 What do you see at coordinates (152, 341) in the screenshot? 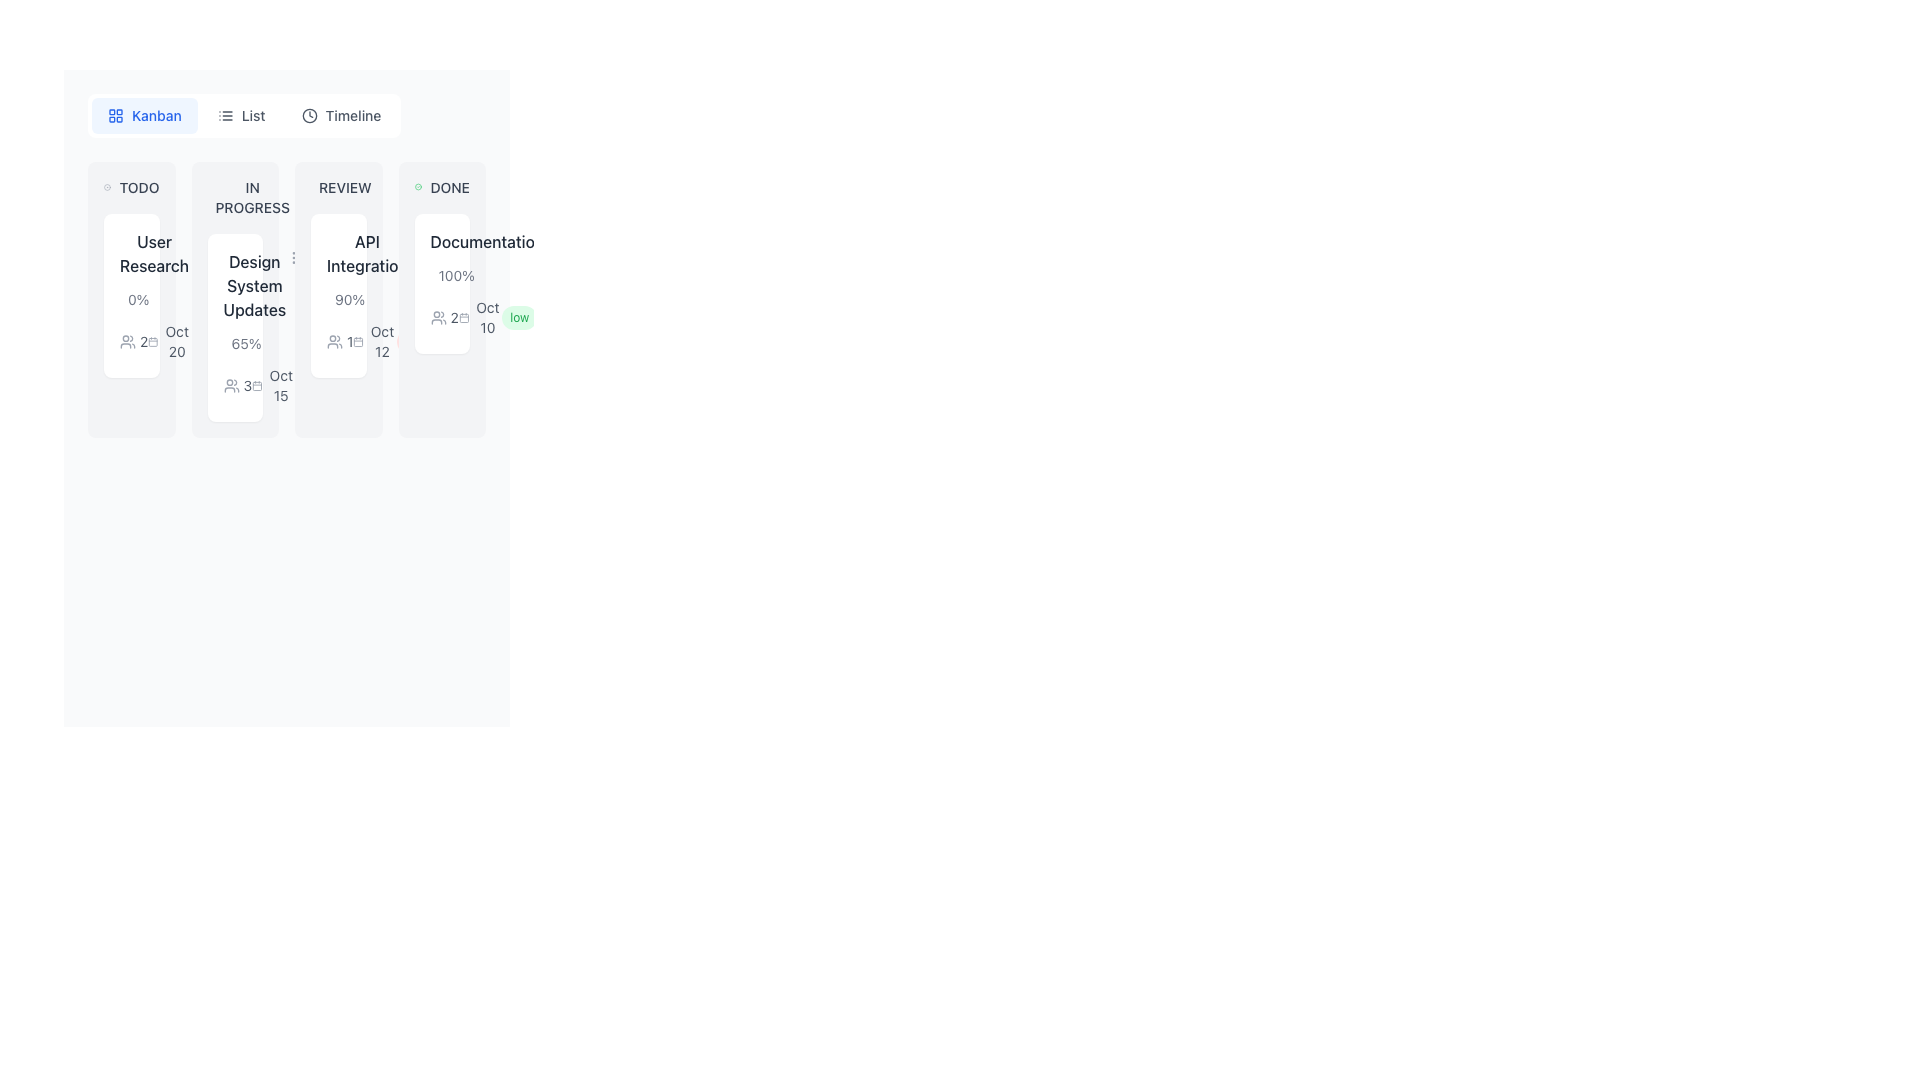
I see `the calendar icon located in the 'TODO' column of the Kanban board, which is positioned underneath the 'User Research' task card and has the date text 'Oct 20' to its right` at bounding box center [152, 341].